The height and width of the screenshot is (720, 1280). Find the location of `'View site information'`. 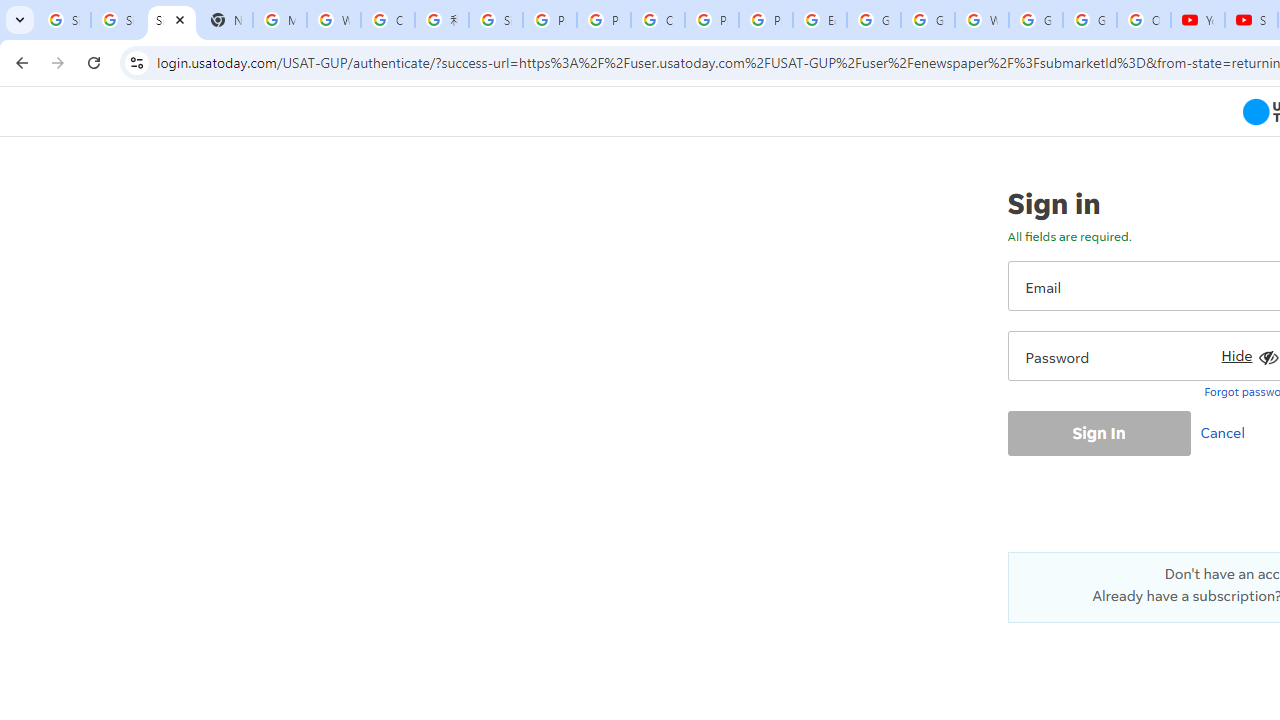

'View site information' is located at coordinates (135, 61).